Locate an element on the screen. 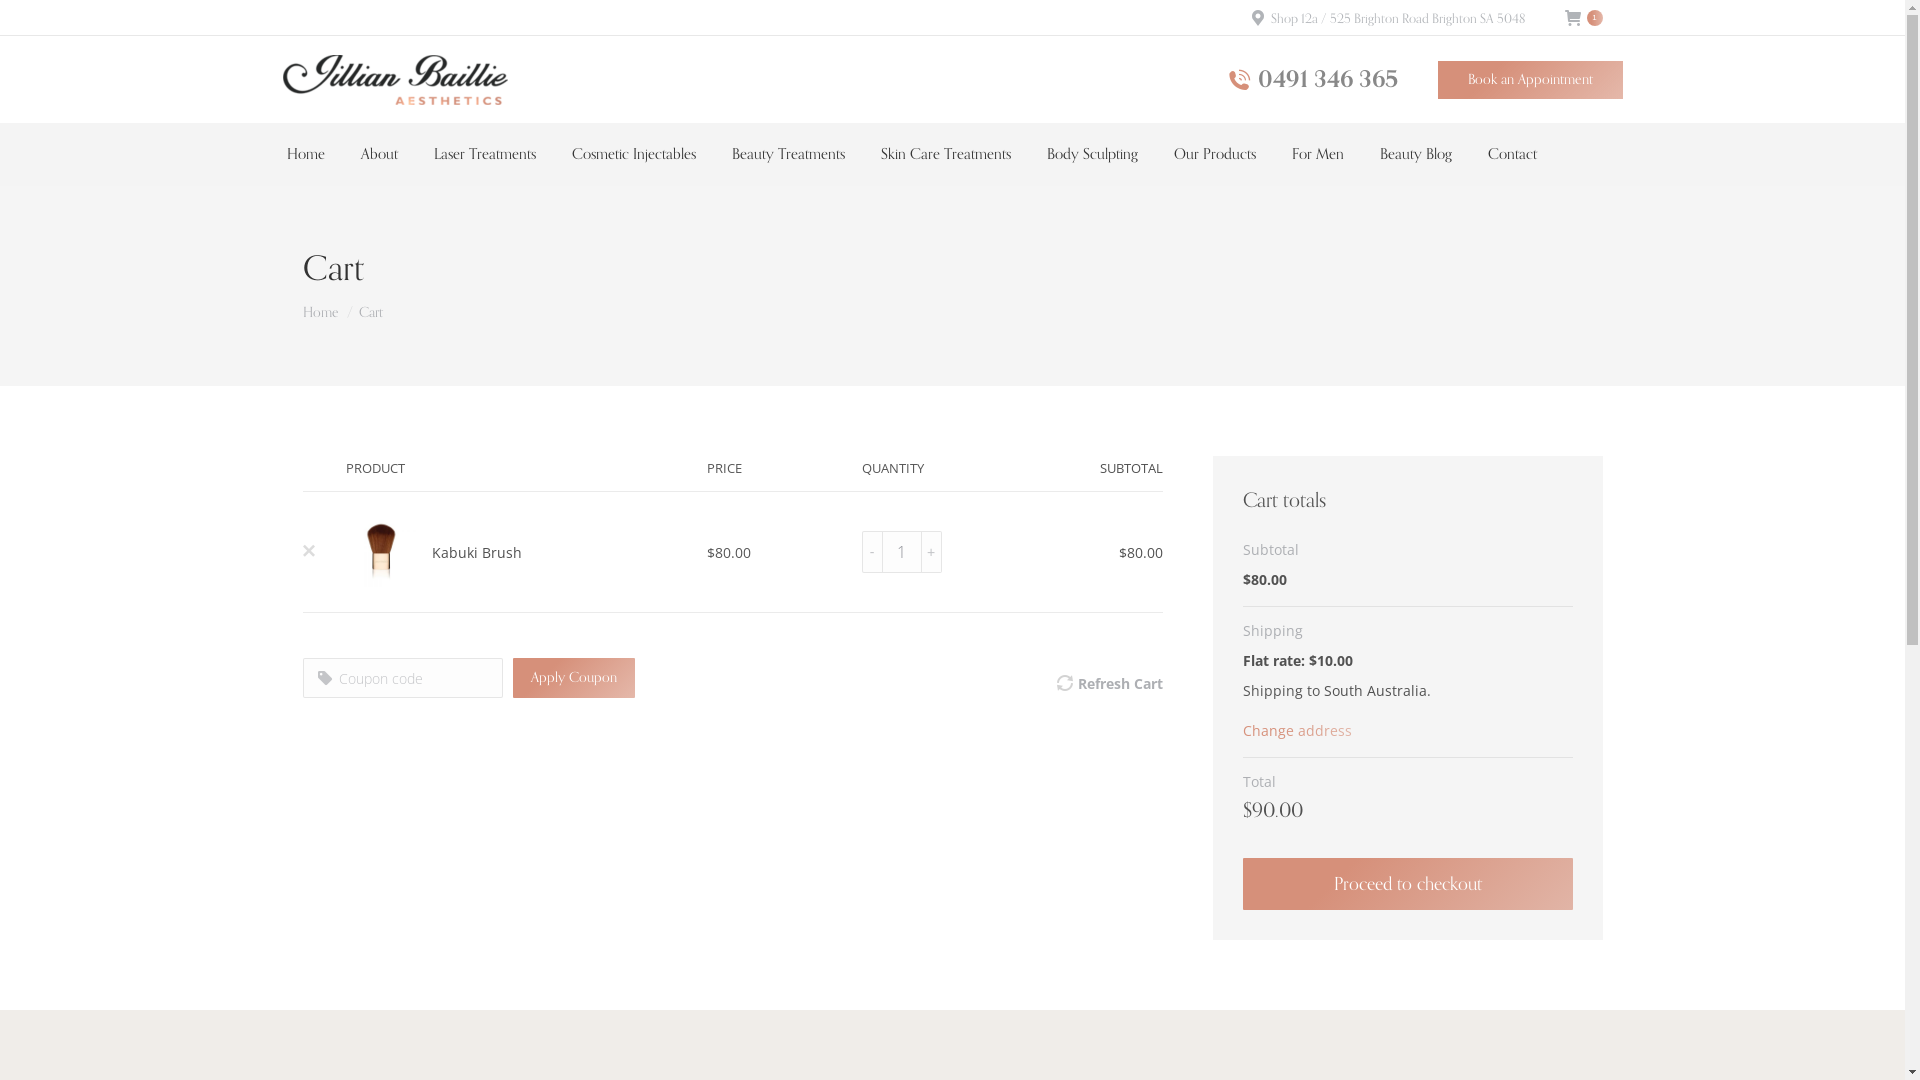 This screenshot has height=1080, width=1920. 'Proceed to checkout' is located at coordinates (1405, 882).